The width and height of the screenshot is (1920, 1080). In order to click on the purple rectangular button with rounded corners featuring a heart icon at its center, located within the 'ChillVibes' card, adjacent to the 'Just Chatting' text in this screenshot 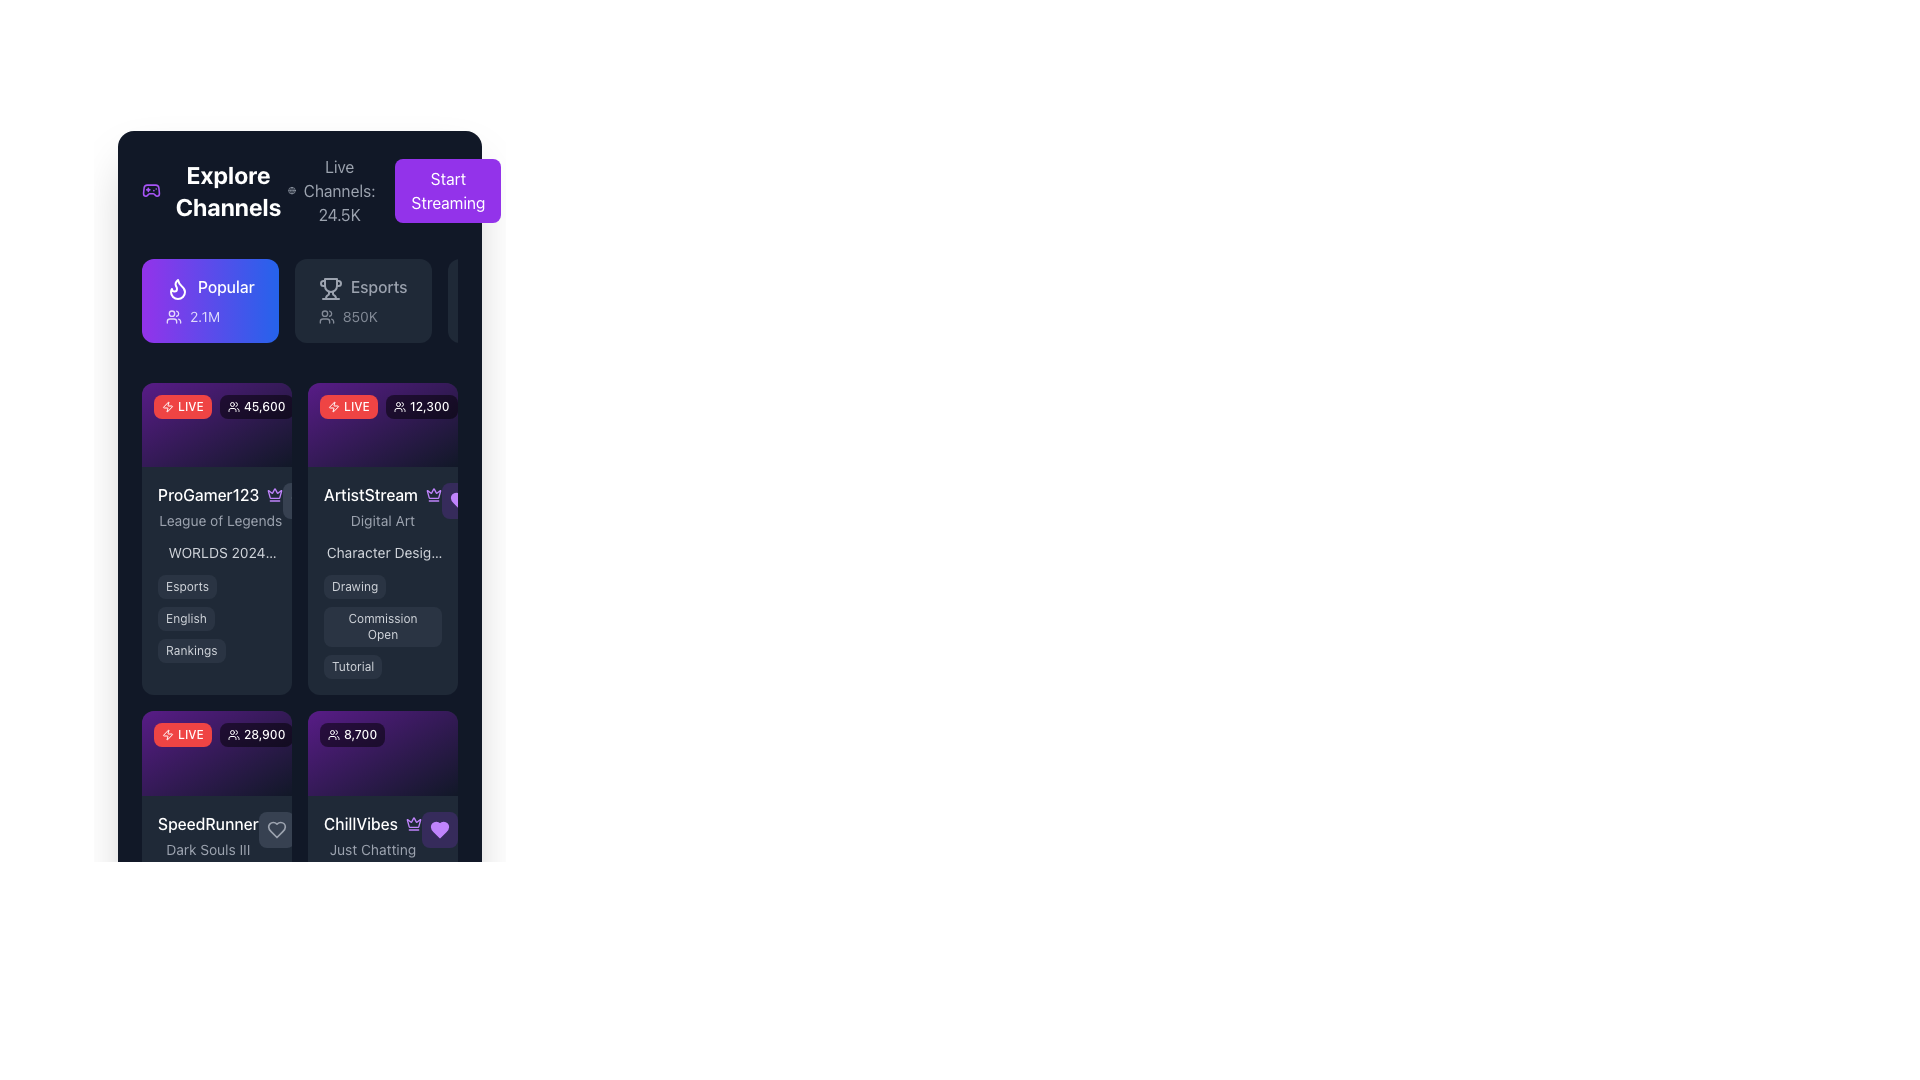, I will do `click(438, 829)`.